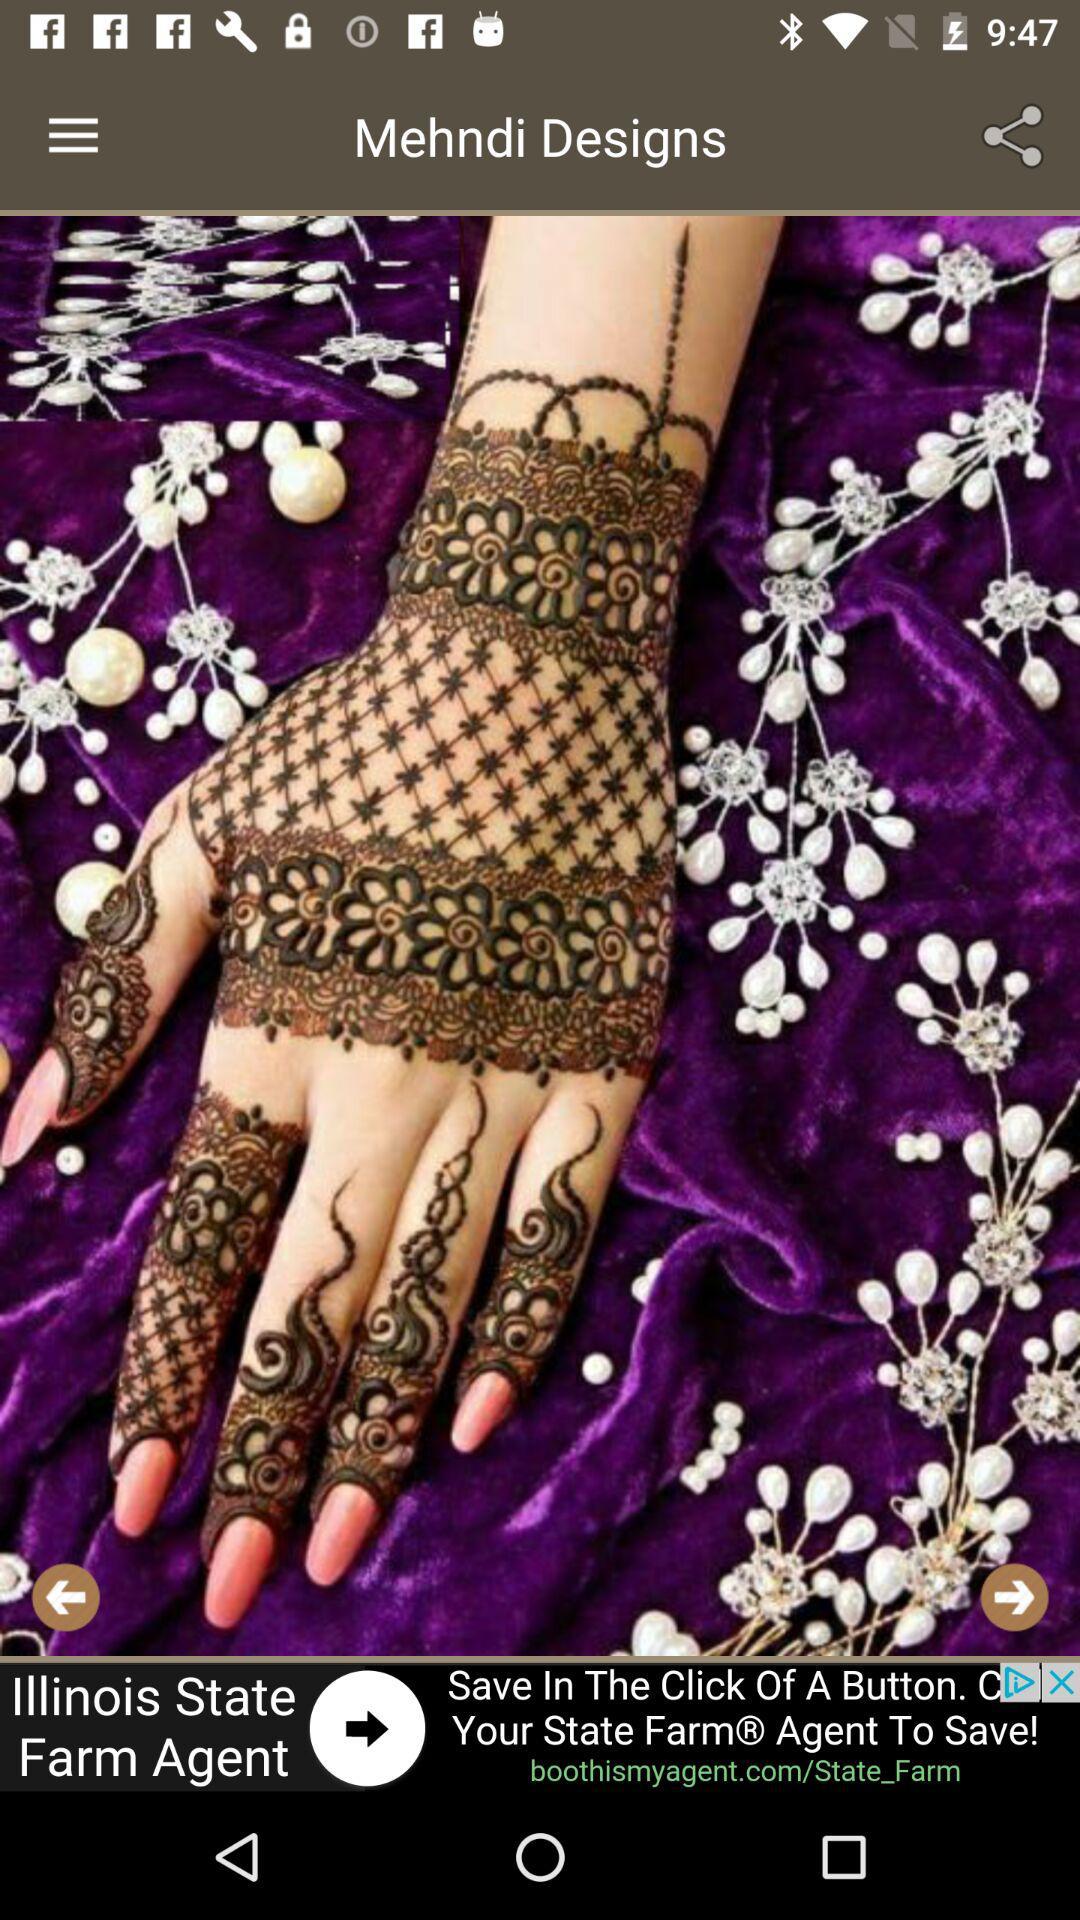 The image size is (1080, 1920). I want to click on next button, so click(1014, 1596).